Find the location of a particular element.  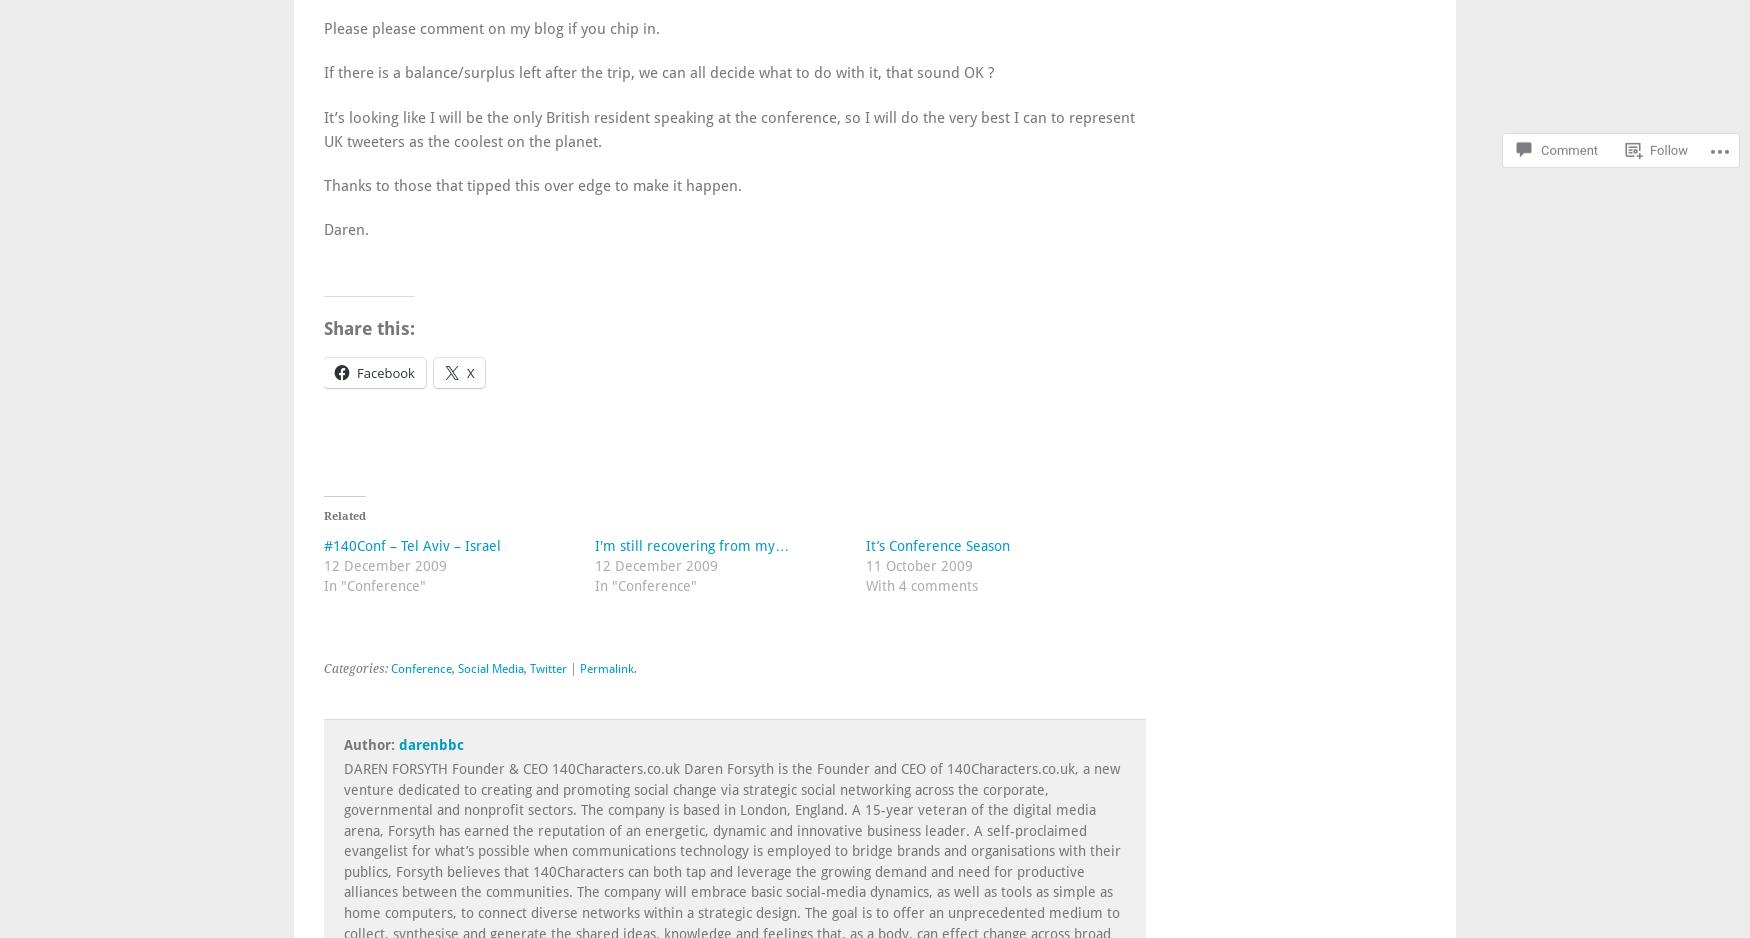

'Twitter' is located at coordinates (547, 667).